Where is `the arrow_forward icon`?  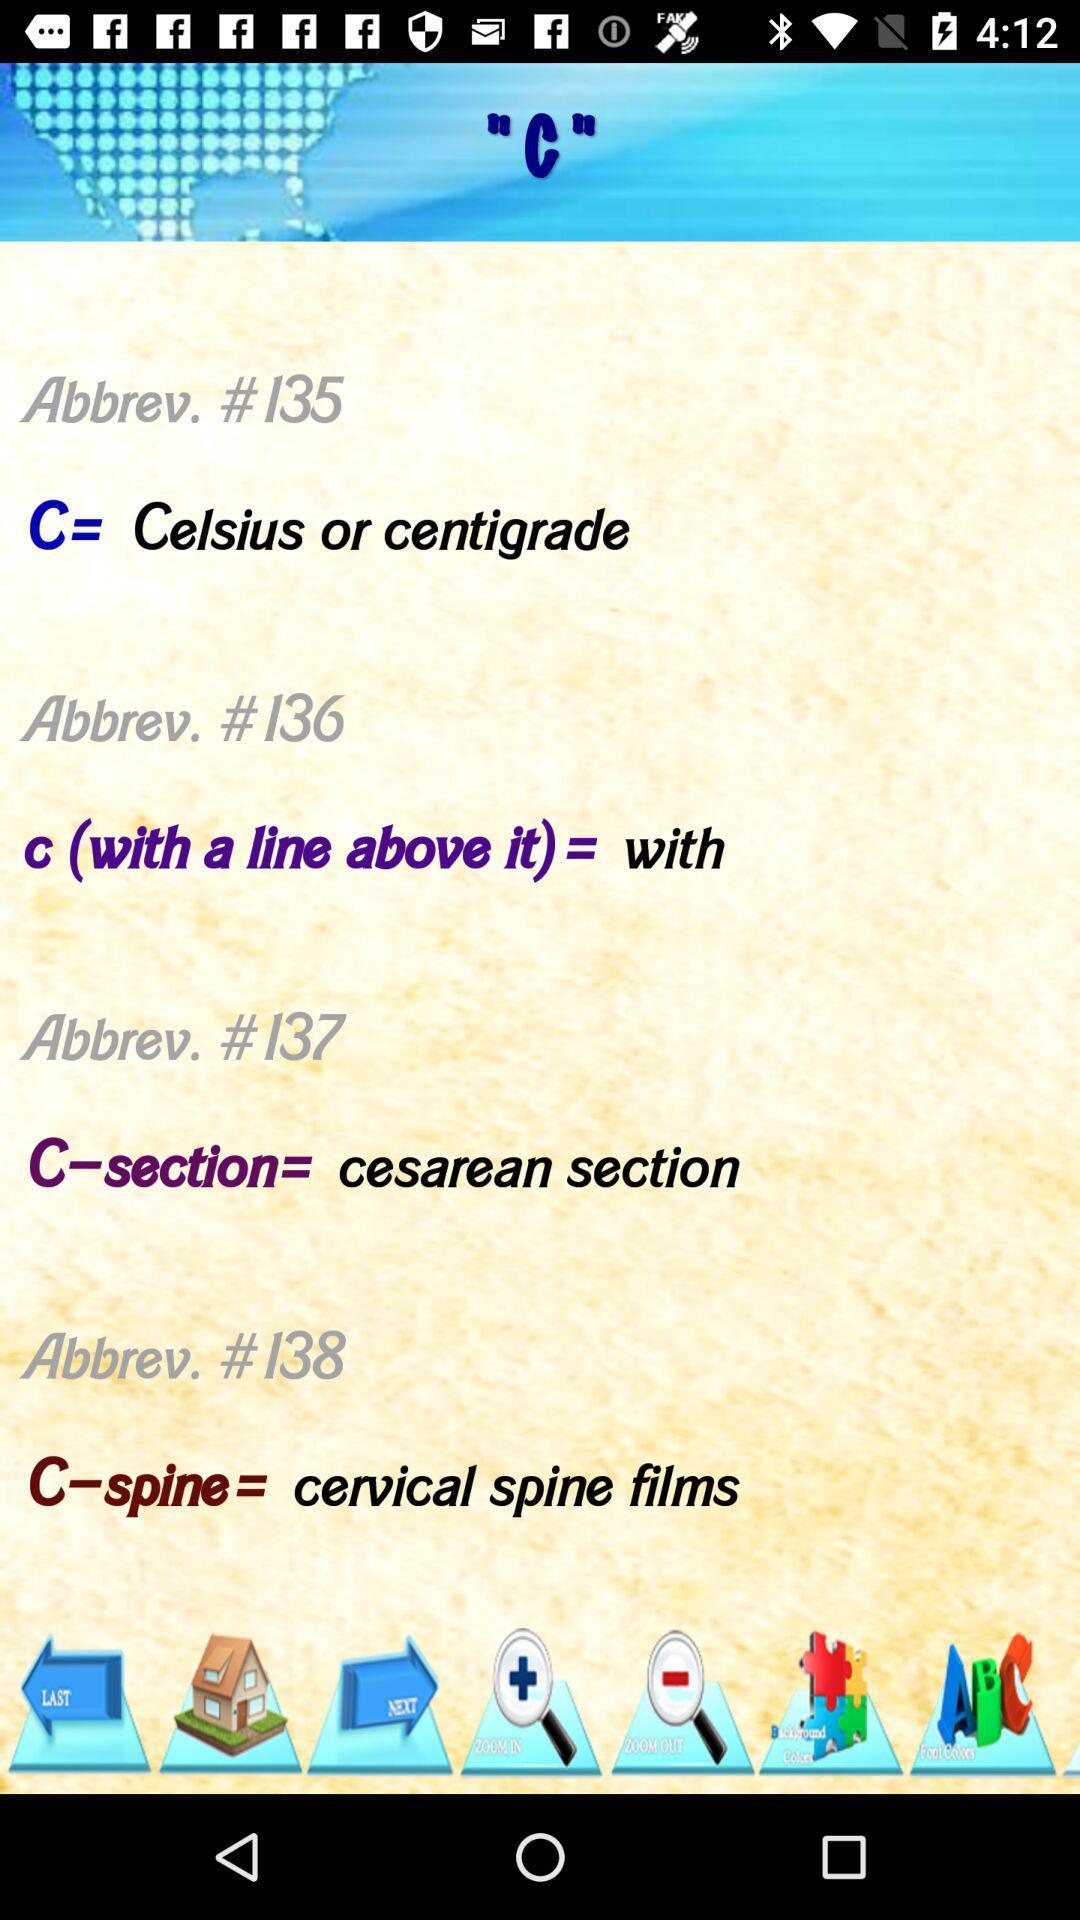
the arrow_forward icon is located at coordinates (379, 1702).